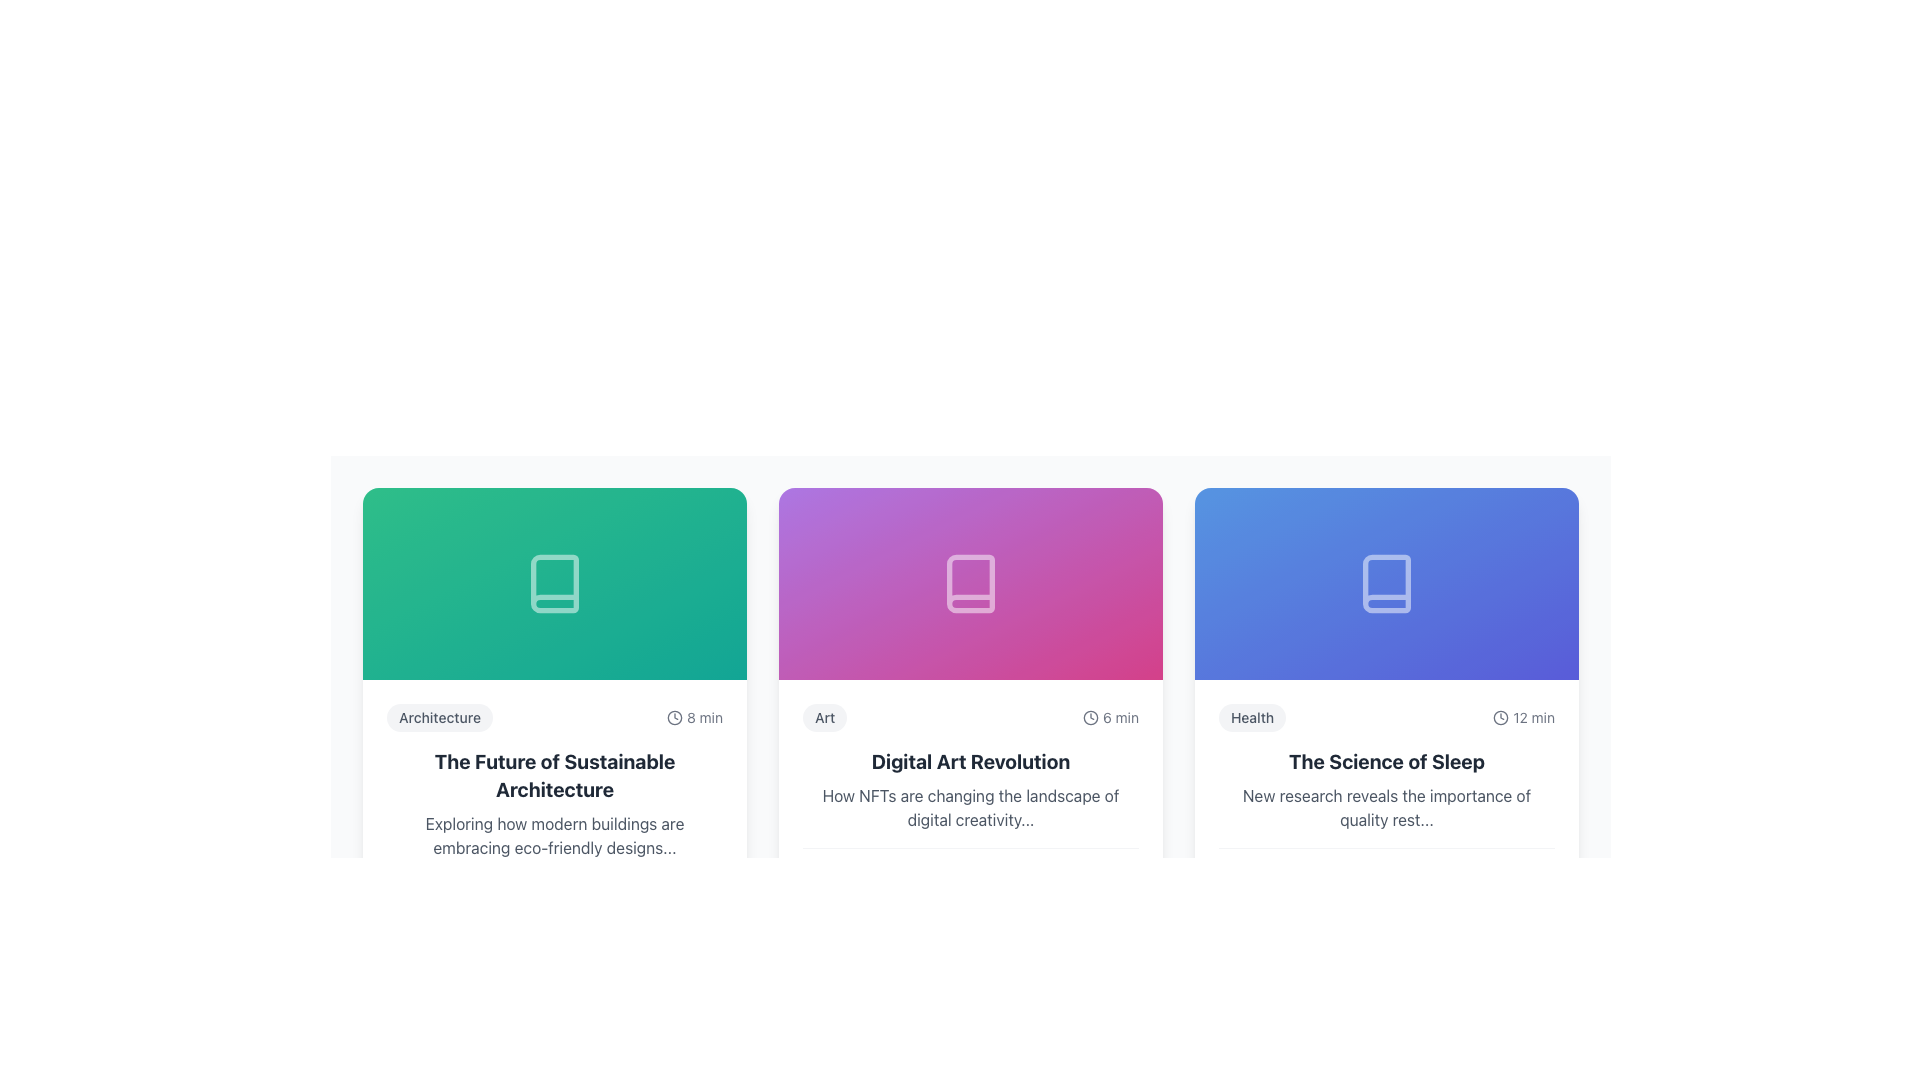  Describe the element at coordinates (1090, 716) in the screenshot. I see `the circular graphical element that is part of the clock symbol in the middle card titled 'Digital Art Revolution'` at that location.